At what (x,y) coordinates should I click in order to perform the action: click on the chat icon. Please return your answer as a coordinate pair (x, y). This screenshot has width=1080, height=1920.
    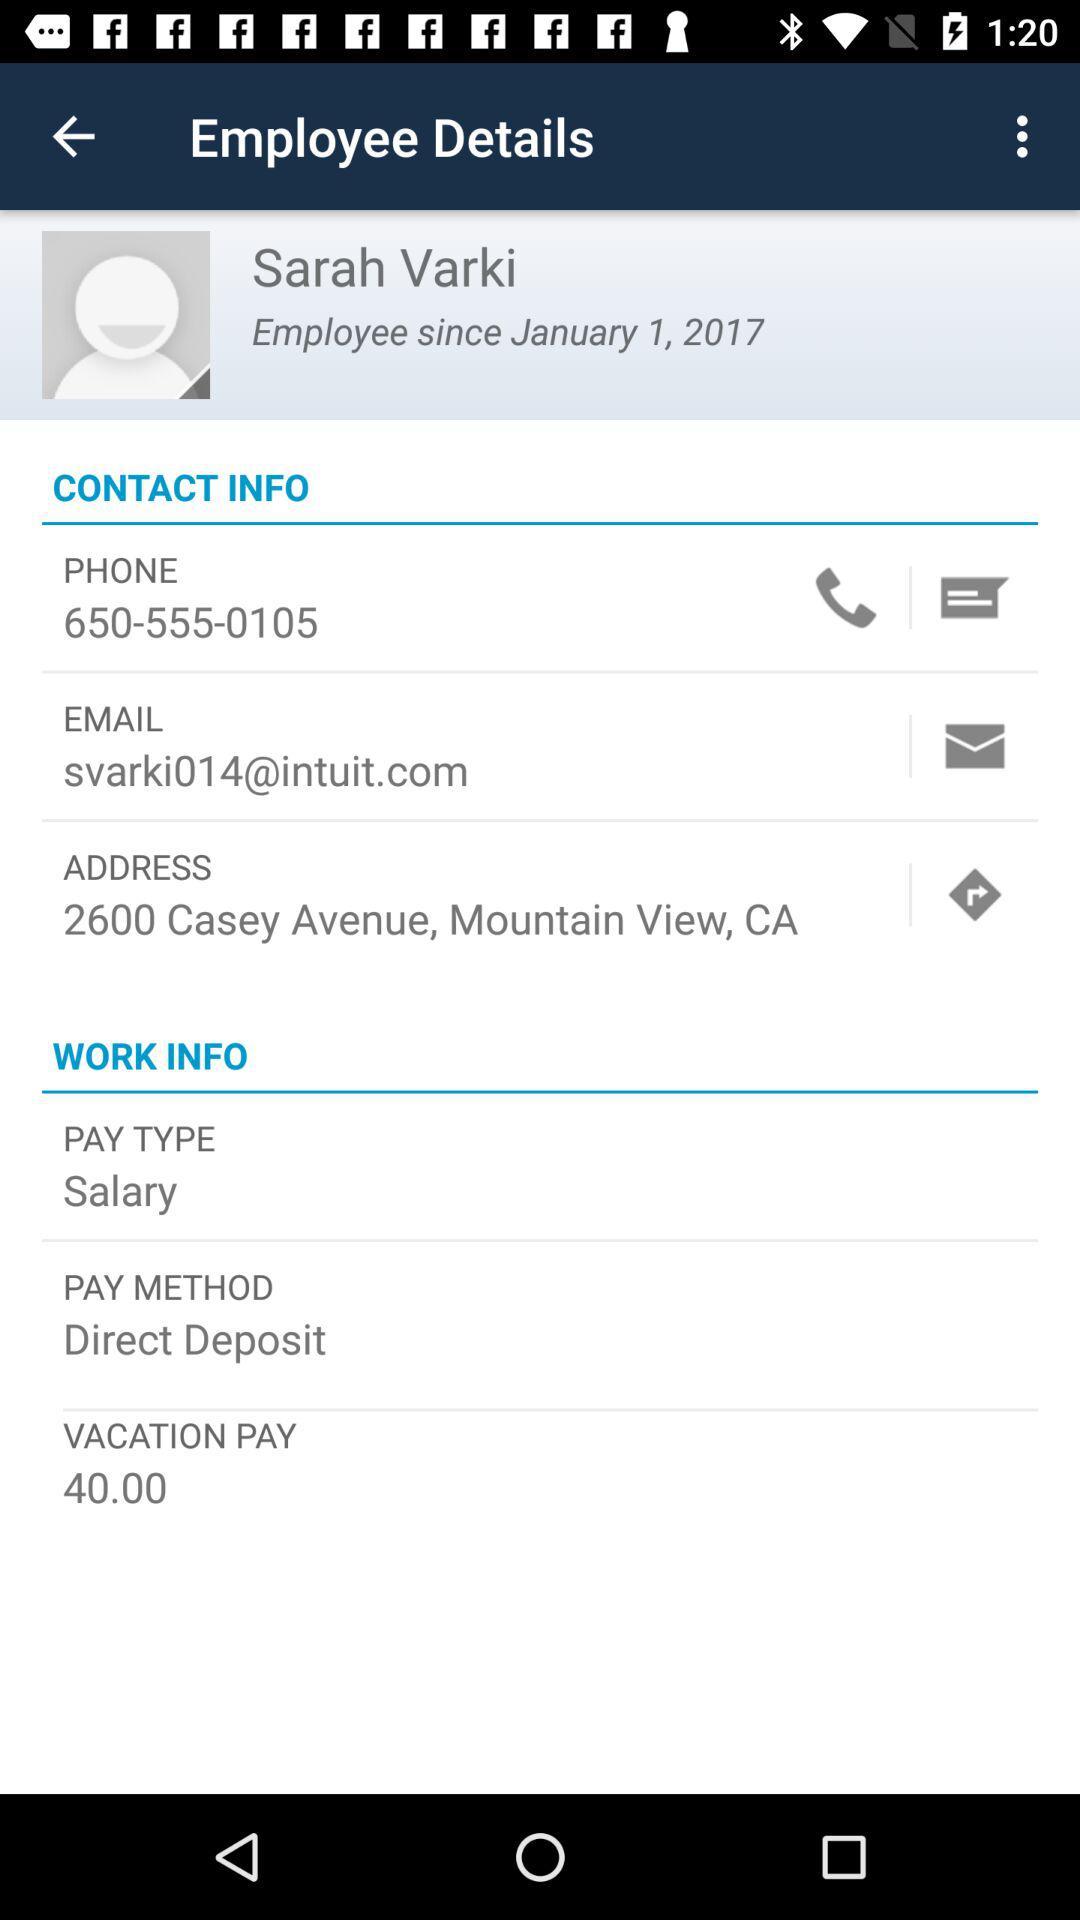
    Looking at the image, I should click on (974, 596).